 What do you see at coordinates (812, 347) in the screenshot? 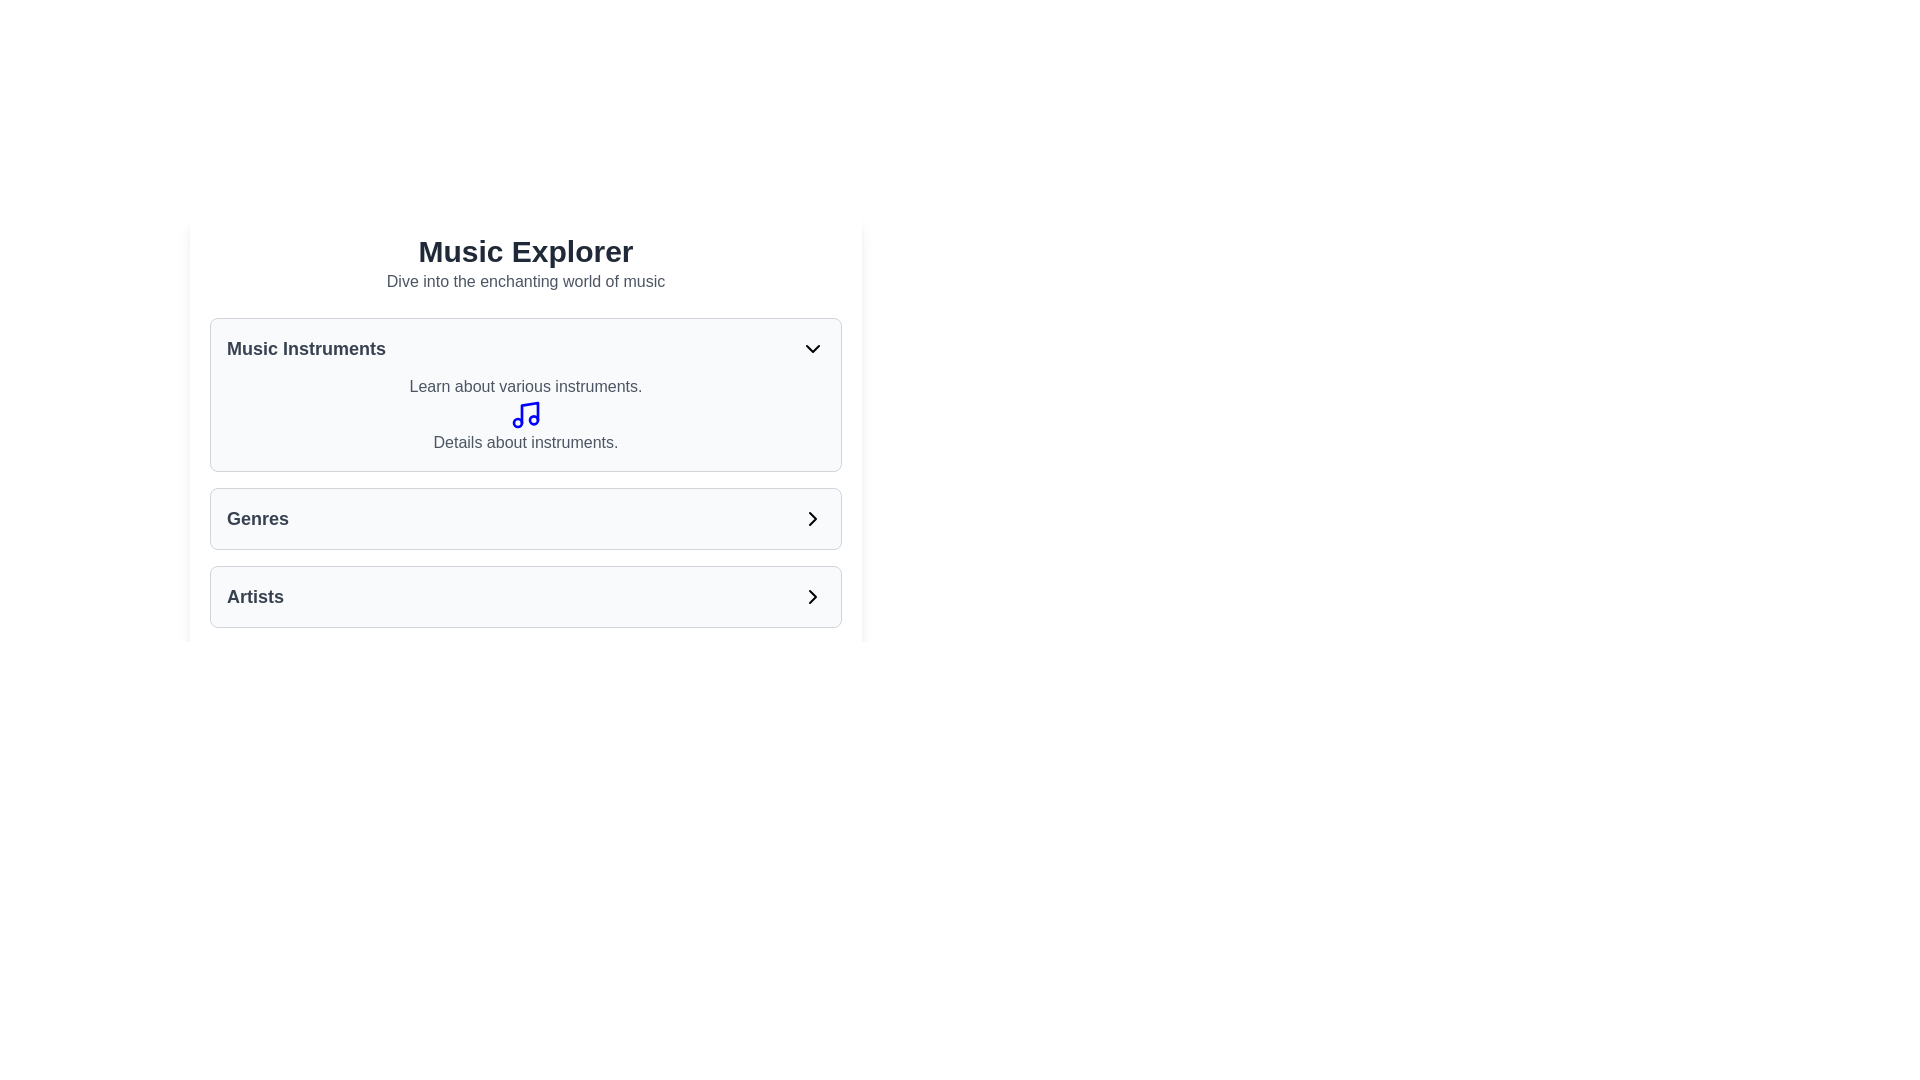
I see `the chevron icon located to the far-right of the 'Music Instruments' section` at bounding box center [812, 347].